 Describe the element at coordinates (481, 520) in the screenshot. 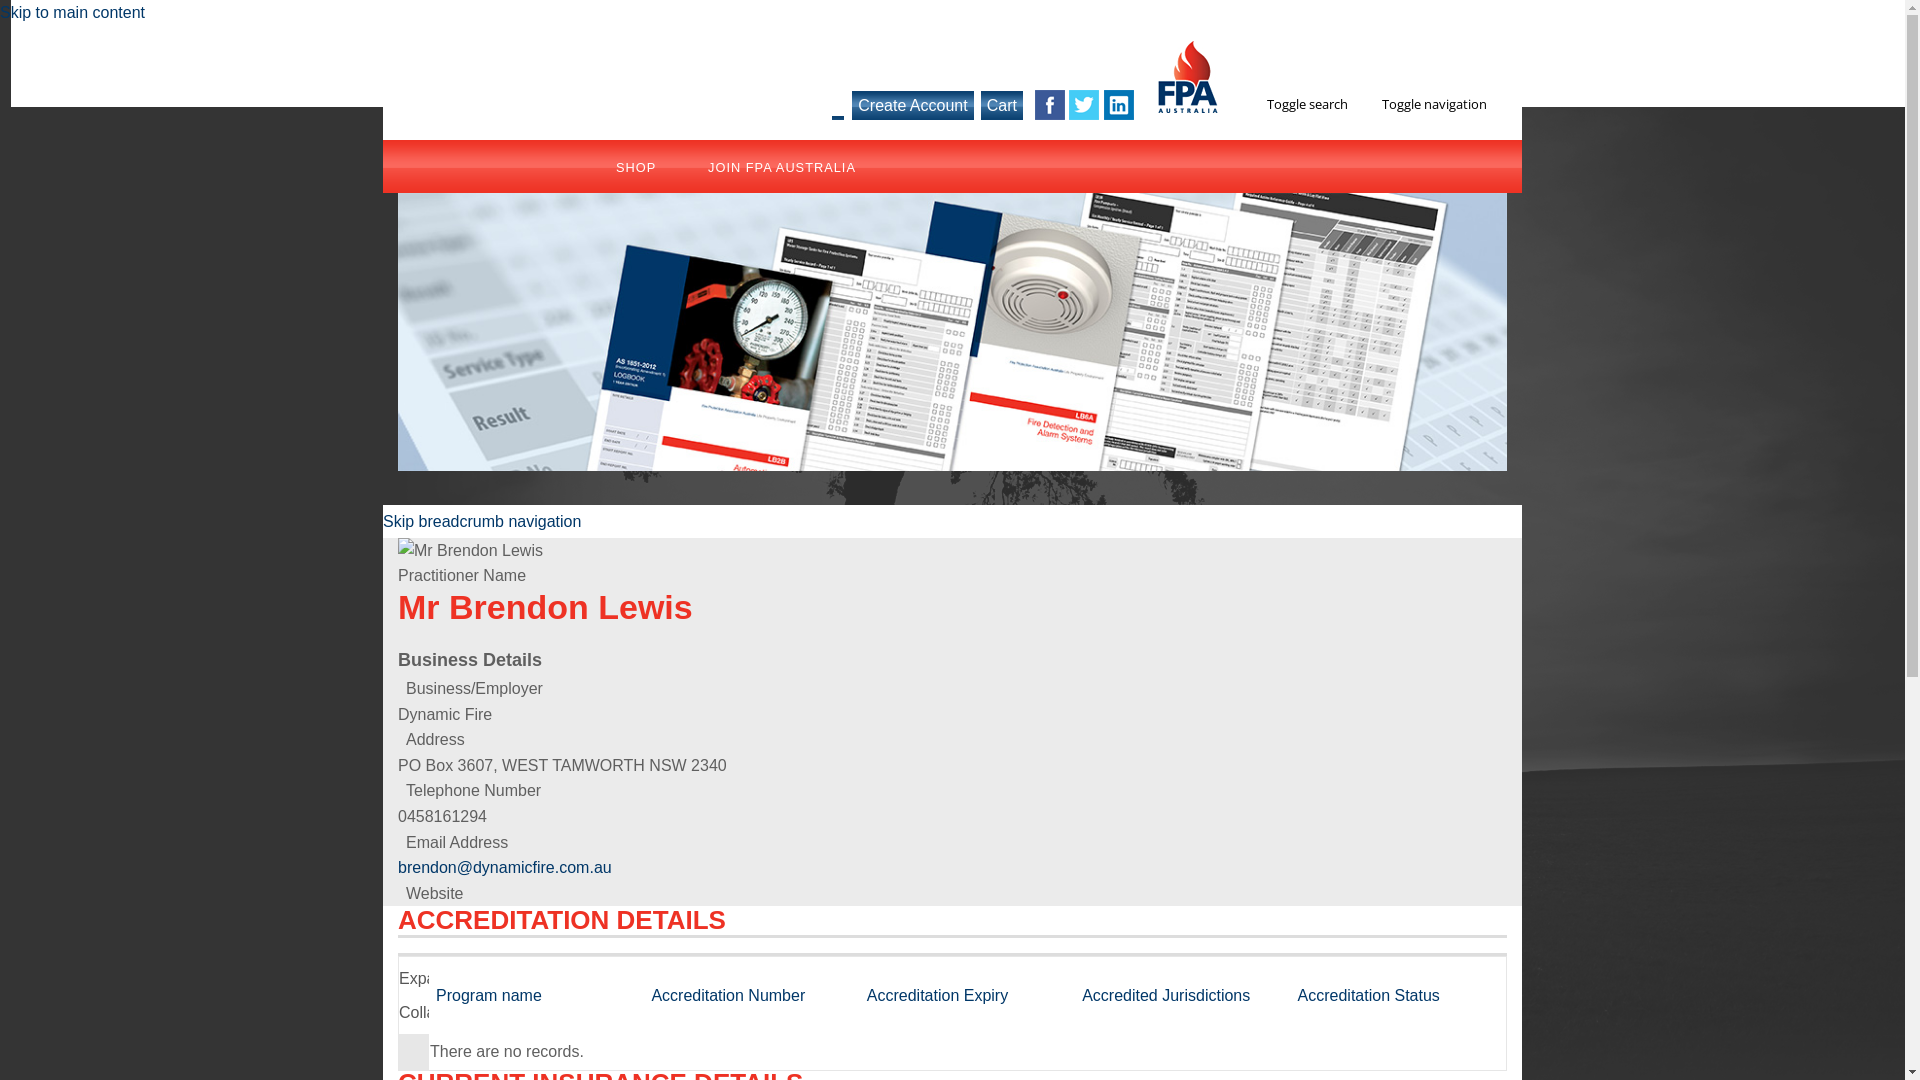

I see `'Skip breadcrumb navigation'` at that location.